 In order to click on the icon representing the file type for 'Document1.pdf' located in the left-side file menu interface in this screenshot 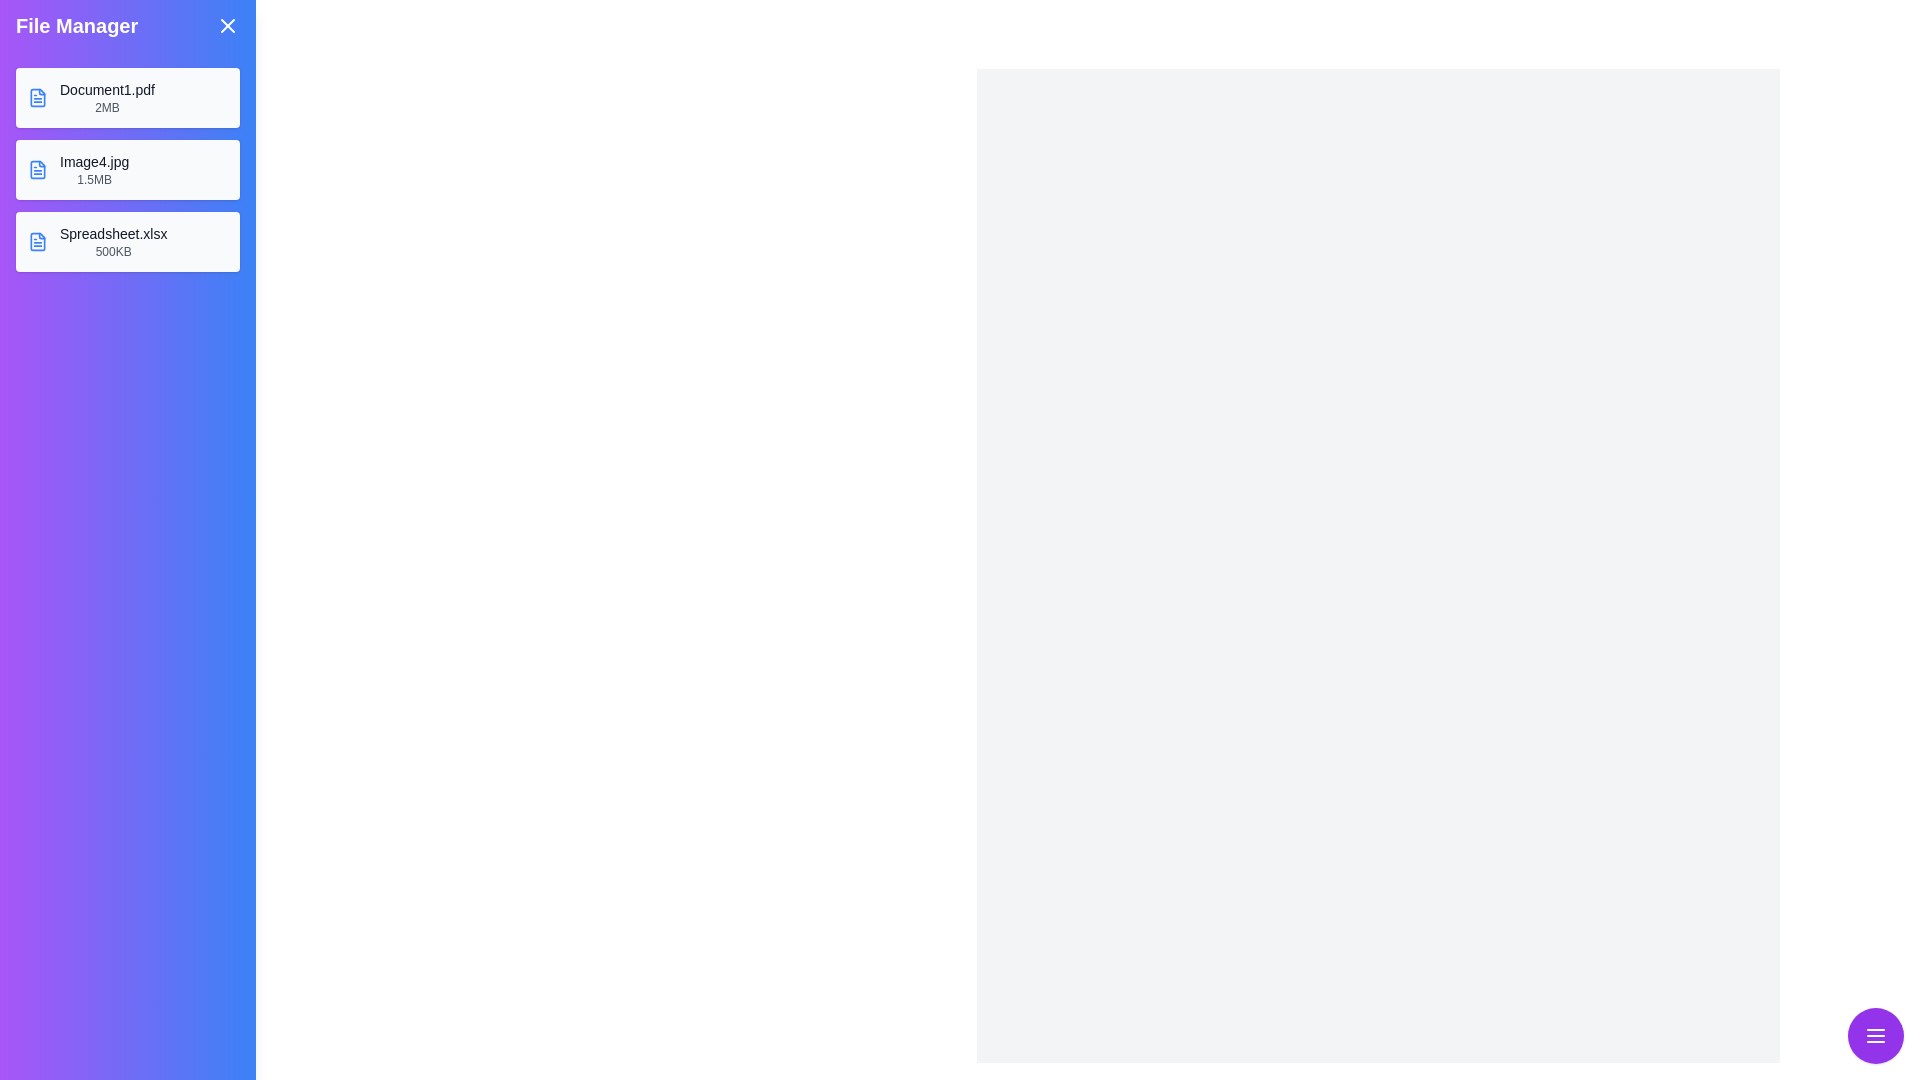, I will do `click(37, 97)`.